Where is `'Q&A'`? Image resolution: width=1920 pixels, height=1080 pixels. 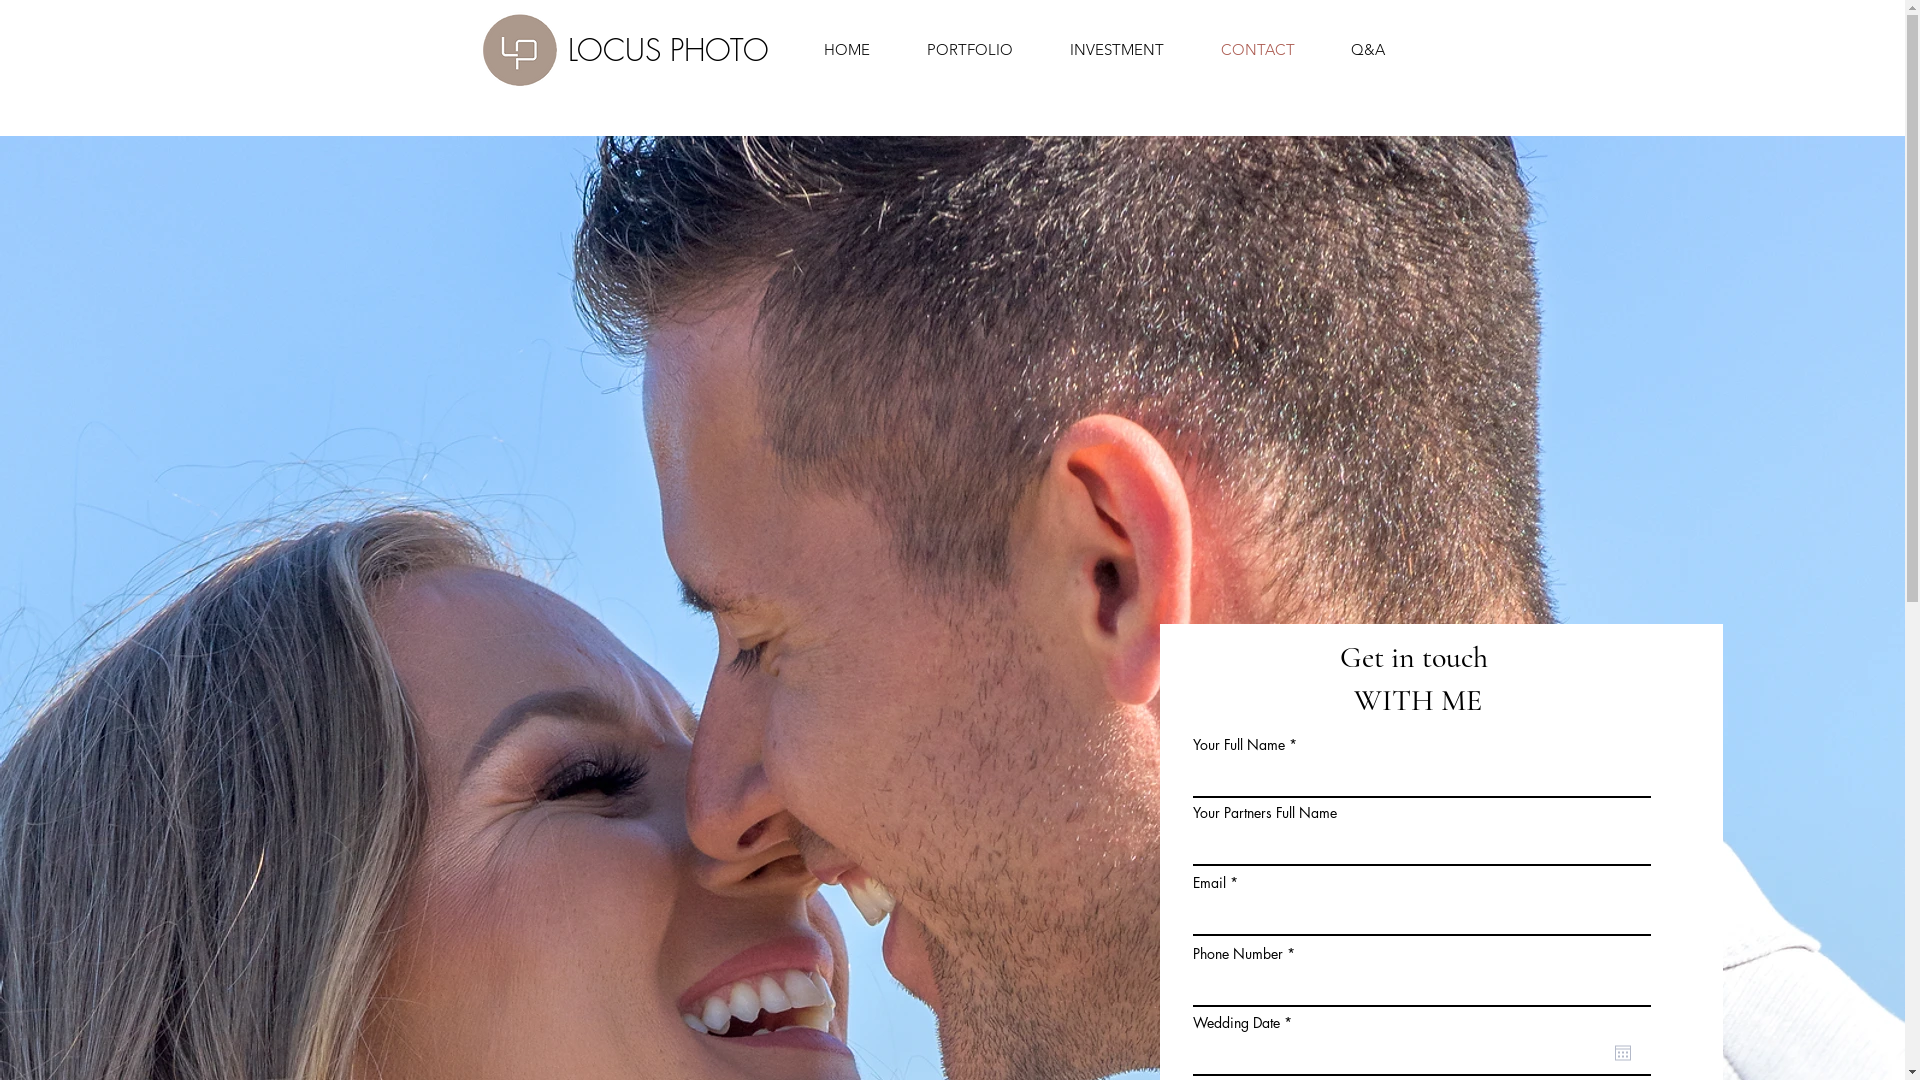
'Q&A' is located at coordinates (1354, 49).